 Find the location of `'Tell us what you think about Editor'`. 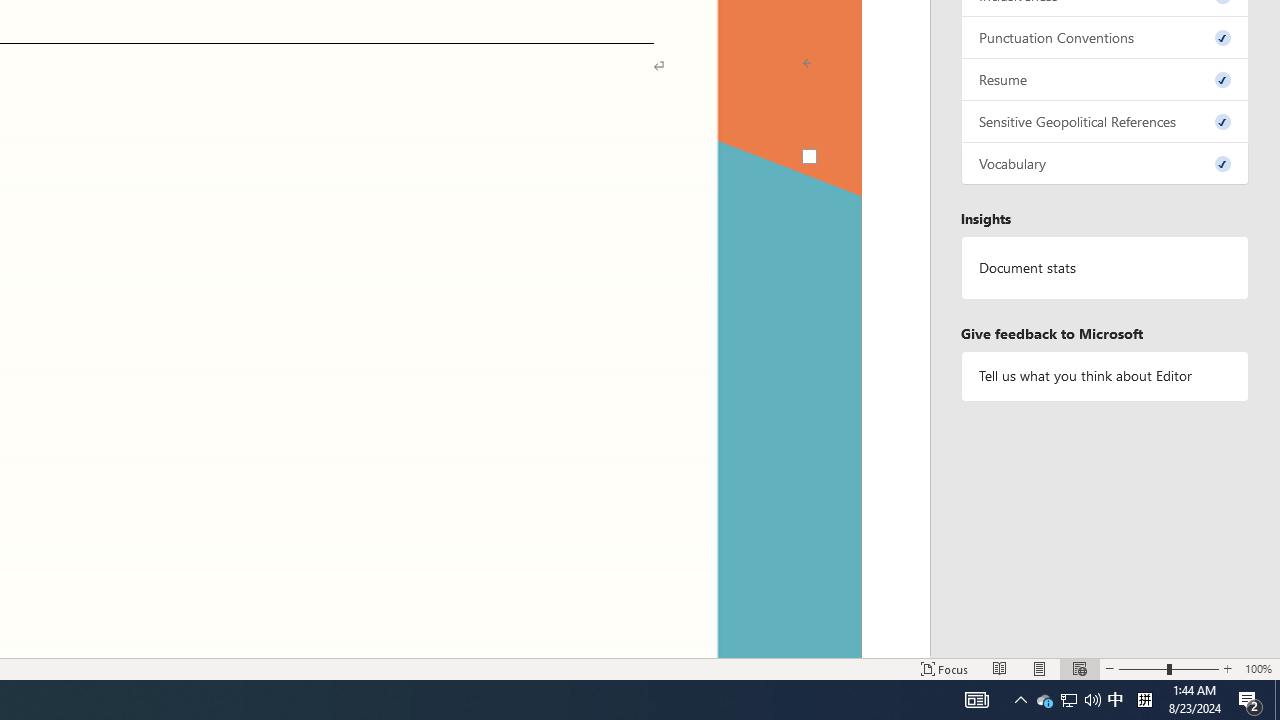

'Tell us what you think about Editor' is located at coordinates (1104, 376).